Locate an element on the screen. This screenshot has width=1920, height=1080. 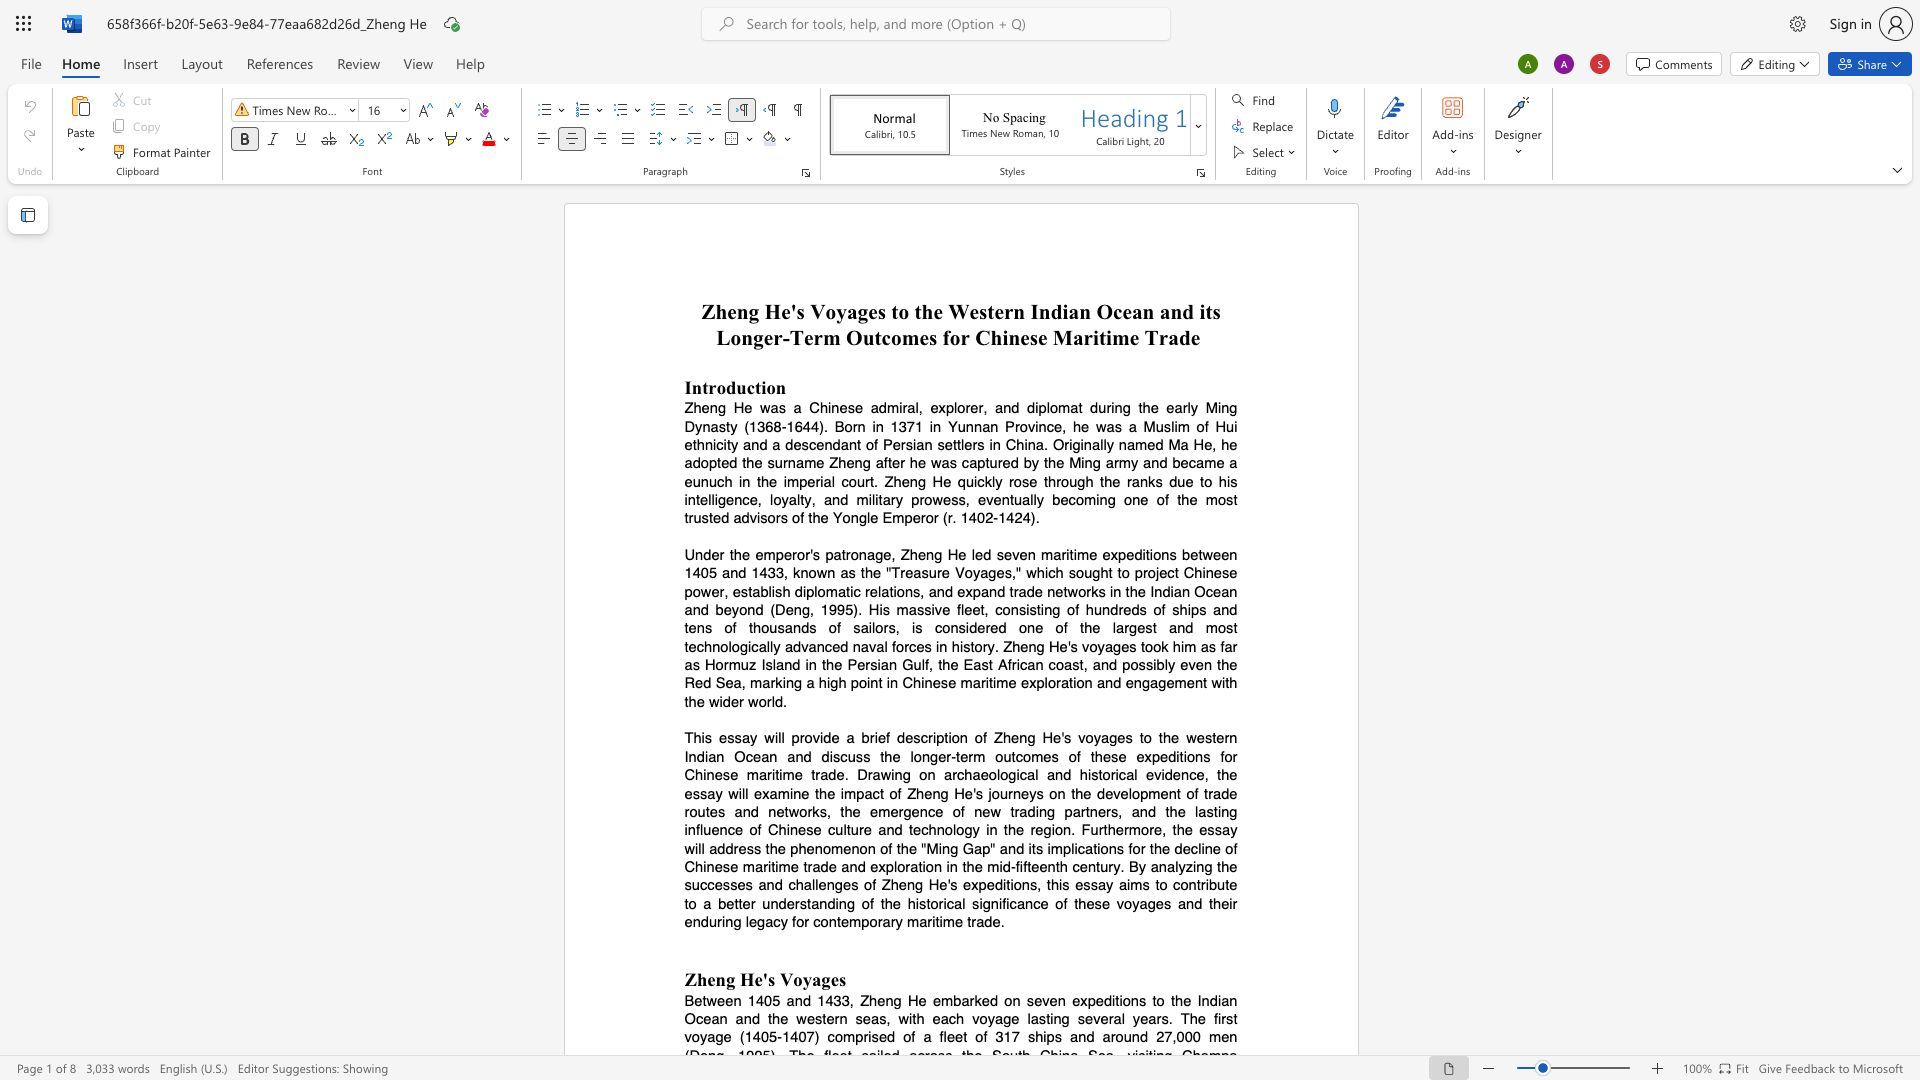
the subset text "en" within the text "possibly even" is located at coordinates (1195, 665).